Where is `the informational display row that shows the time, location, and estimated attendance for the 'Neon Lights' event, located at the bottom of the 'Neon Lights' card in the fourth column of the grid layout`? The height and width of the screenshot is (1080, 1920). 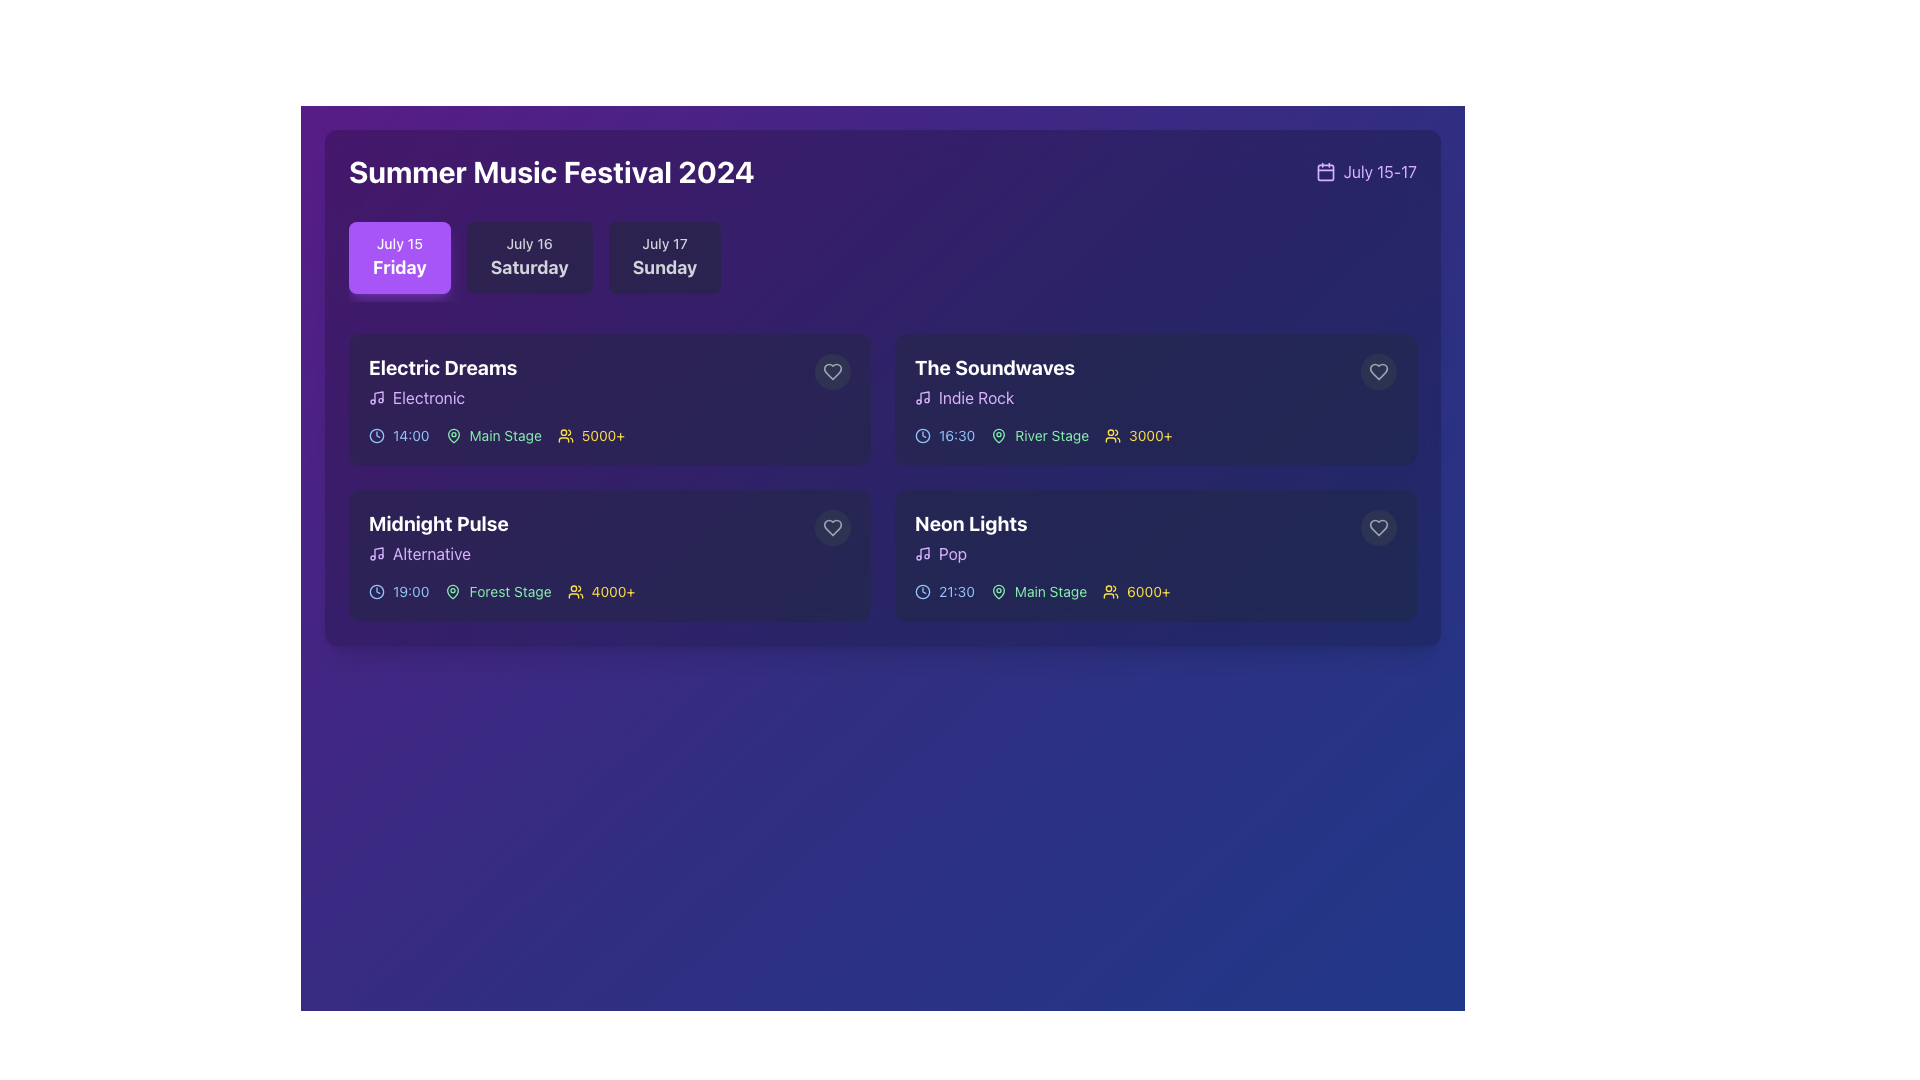
the informational display row that shows the time, location, and estimated attendance for the 'Neon Lights' event, located at the bottom of the 'Neon Lights' card in the fourth column of the grid layout is located at coordinates (1156, 590).